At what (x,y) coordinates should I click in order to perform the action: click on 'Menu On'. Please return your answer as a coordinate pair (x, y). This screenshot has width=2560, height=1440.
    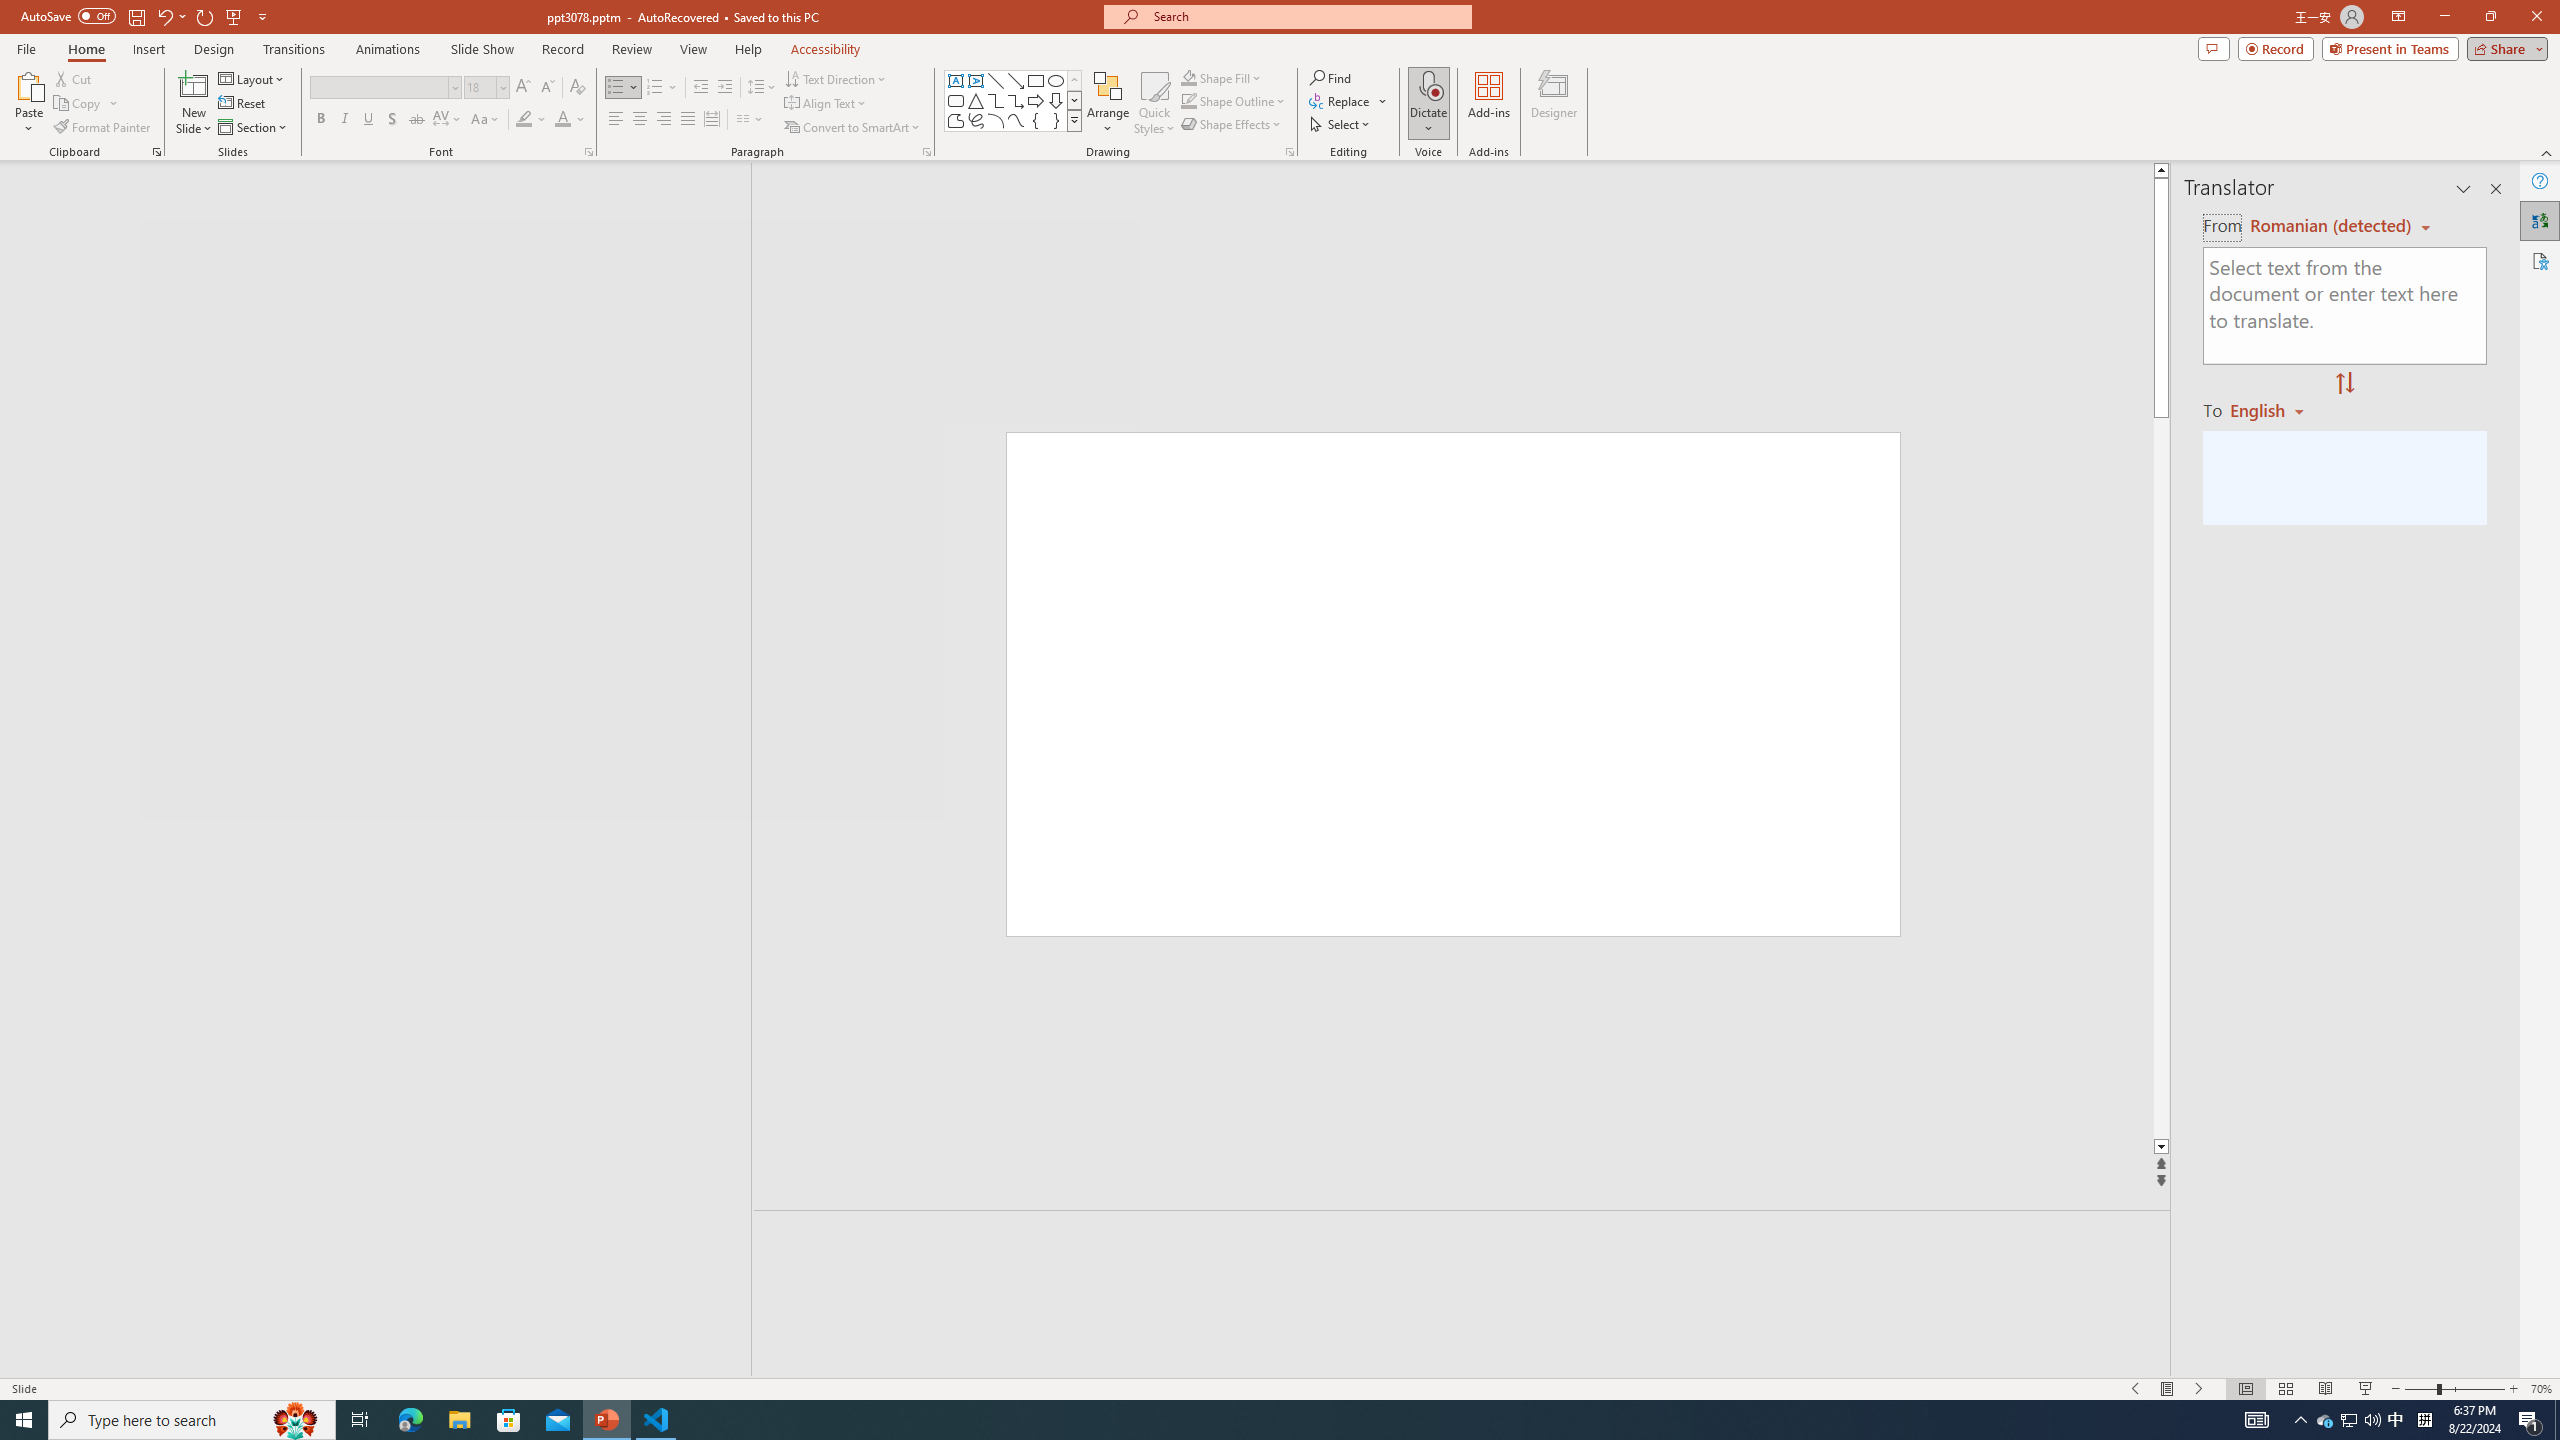
    Looking at the image, I should click on (2168, 1389).